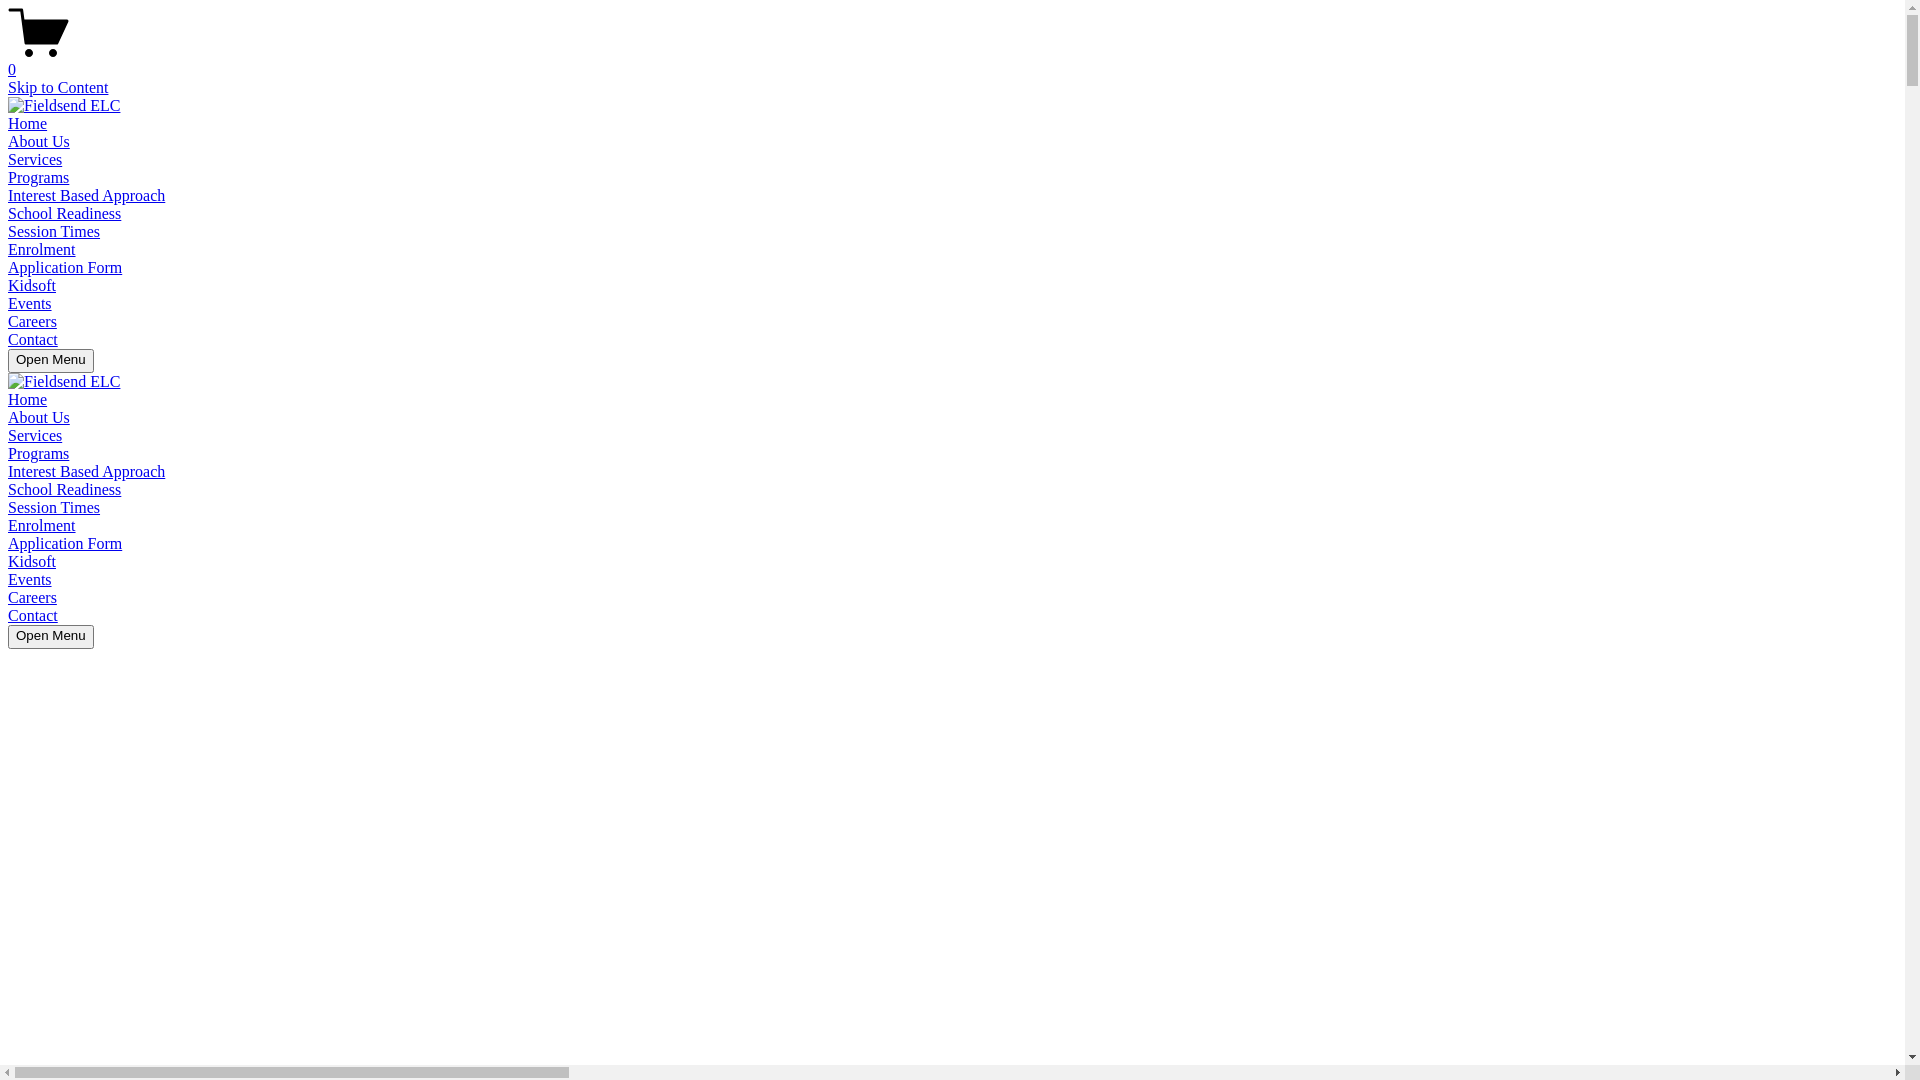  What do you see at coordinates (29, 303) in the screenshot?
I see `'Events'` at bounding box center [29, 303].